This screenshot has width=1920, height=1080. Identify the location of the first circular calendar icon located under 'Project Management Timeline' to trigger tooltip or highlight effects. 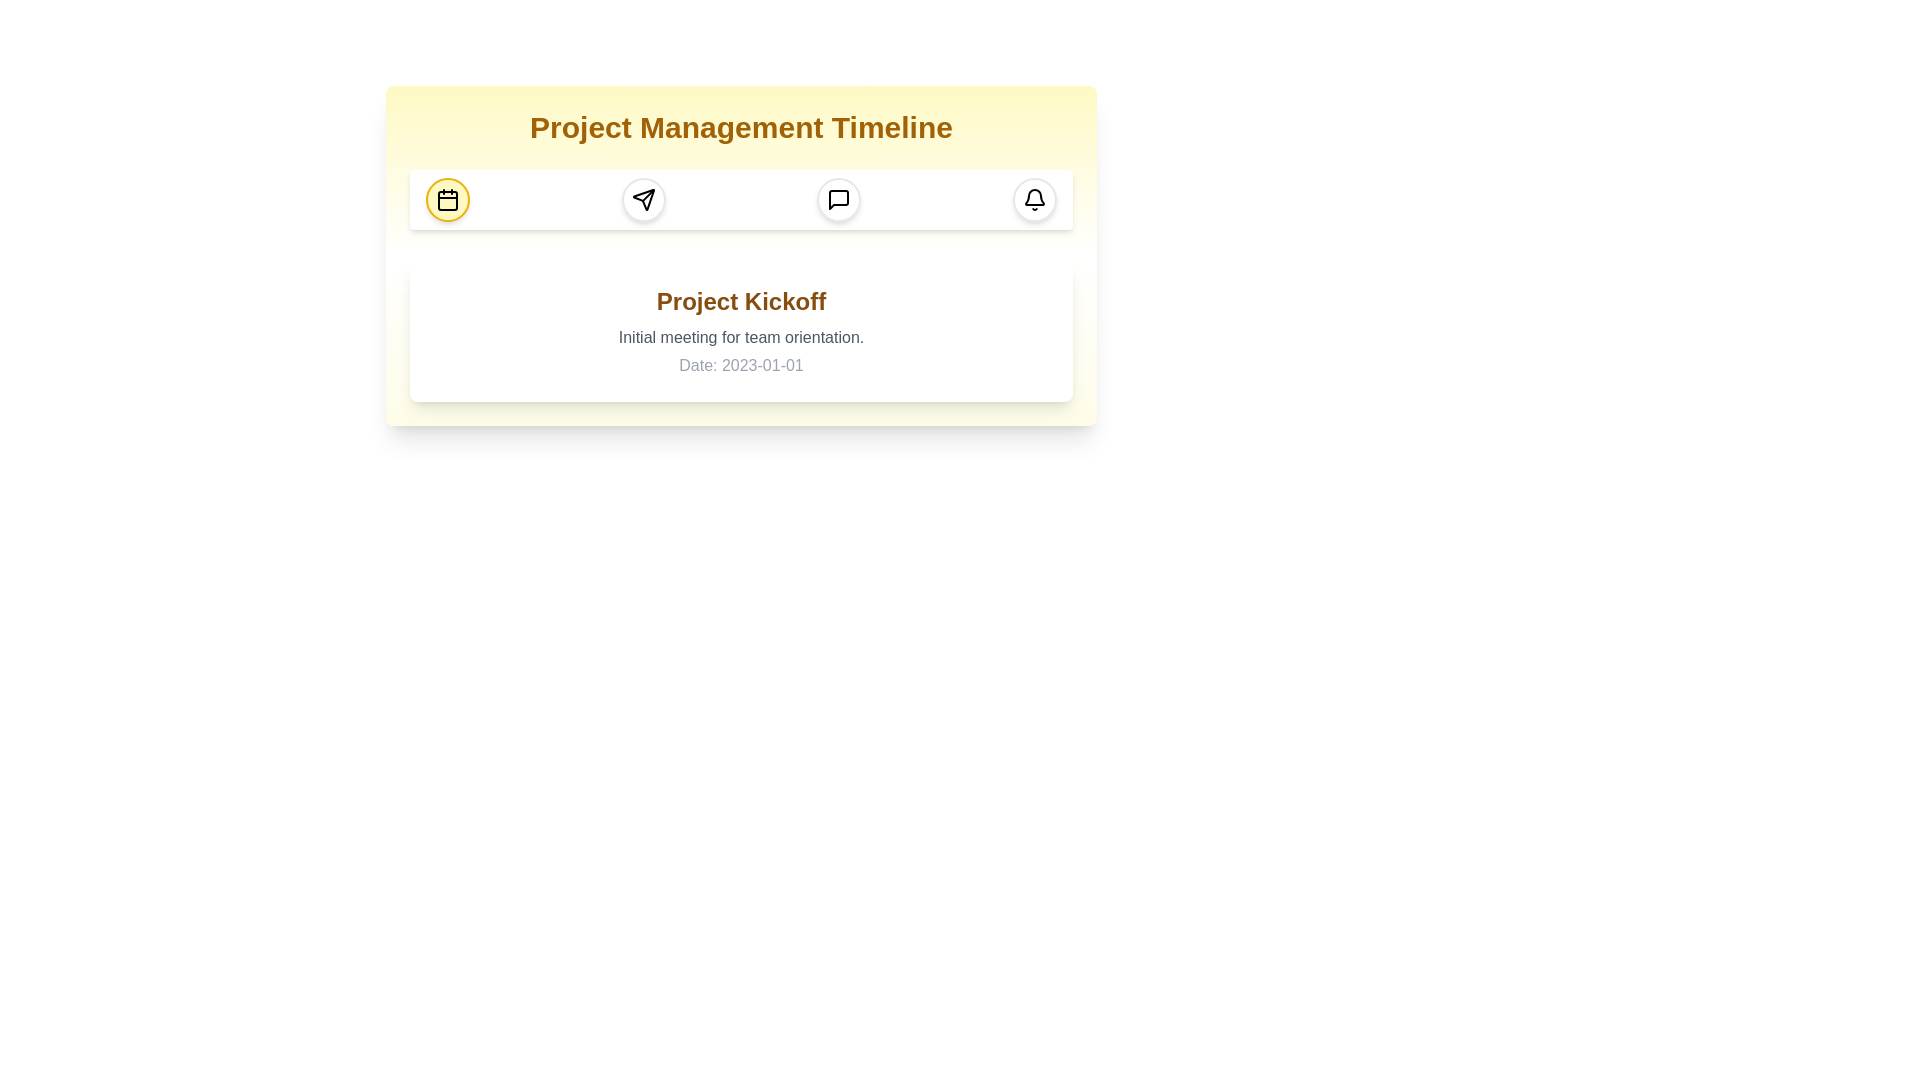
(446, 200).